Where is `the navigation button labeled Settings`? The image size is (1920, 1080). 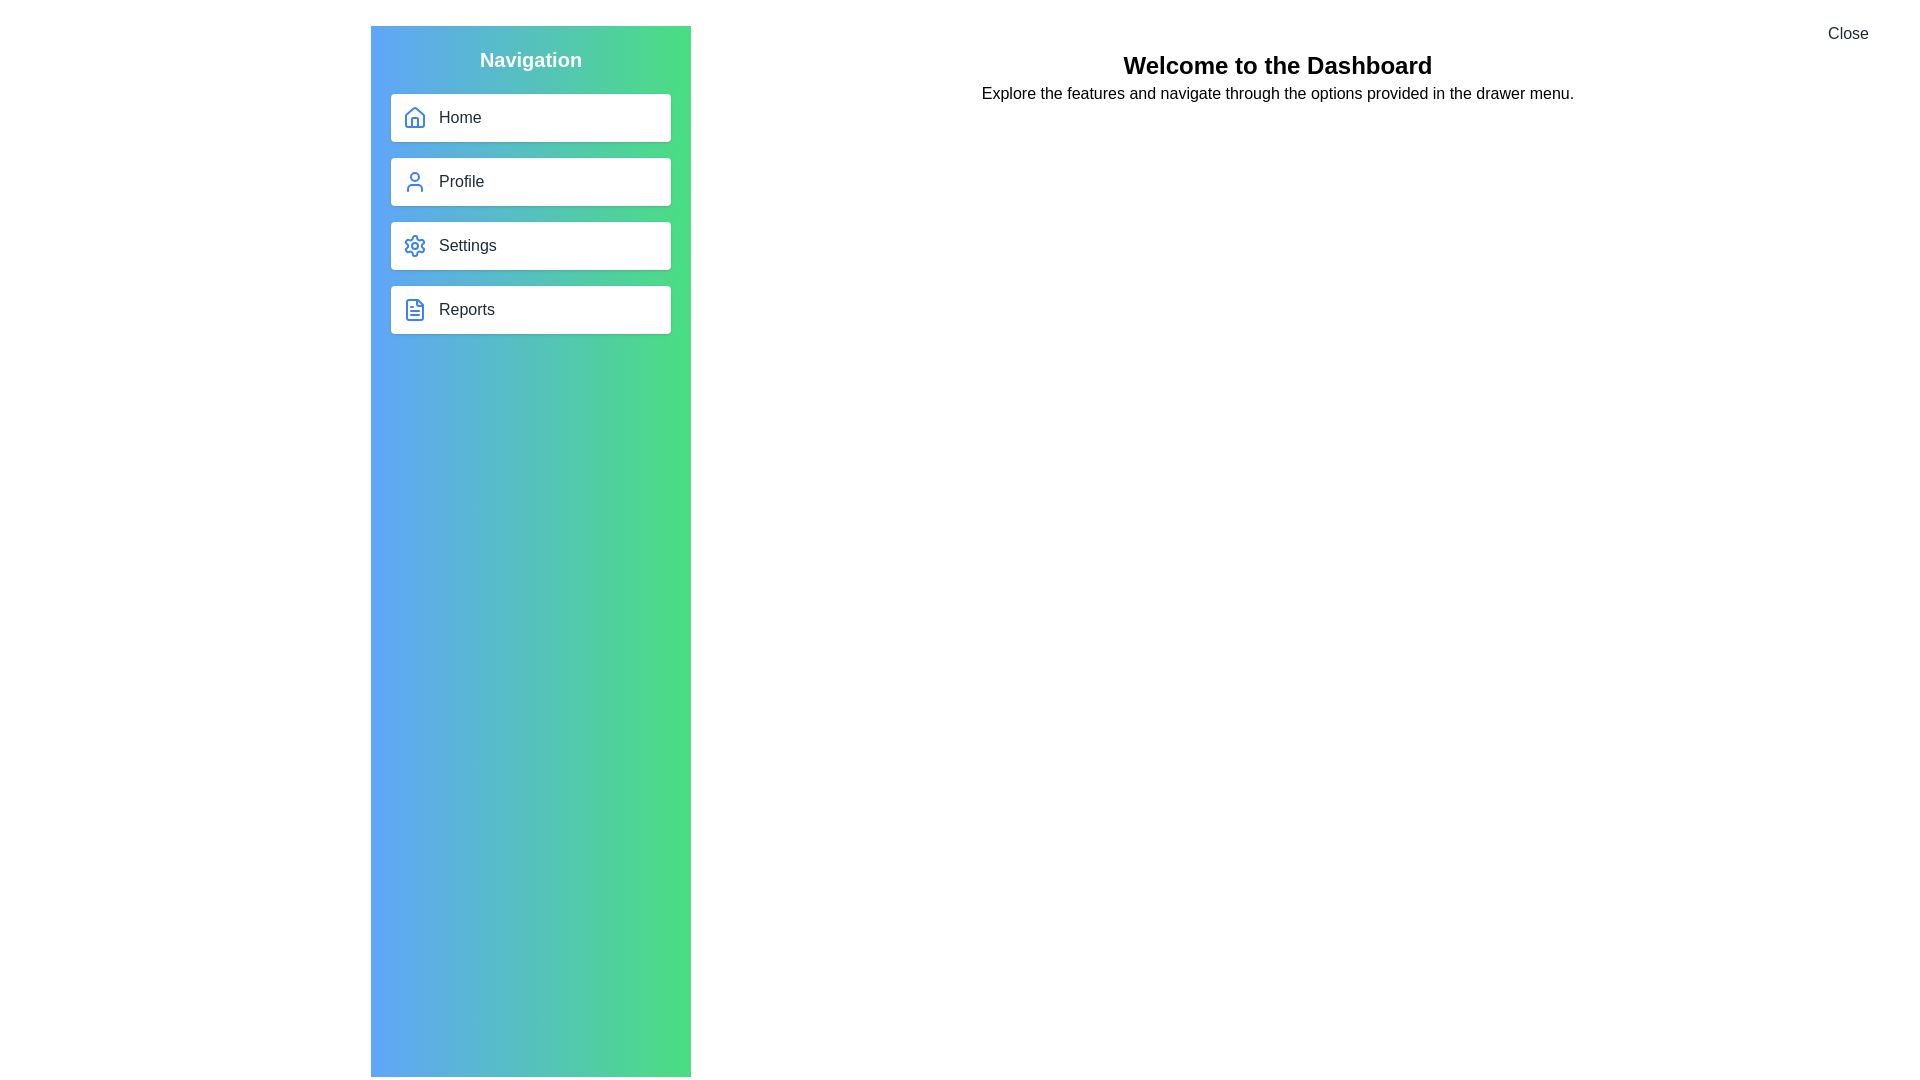 the navigation button labeled Settings is located at coordinates (531, 245).